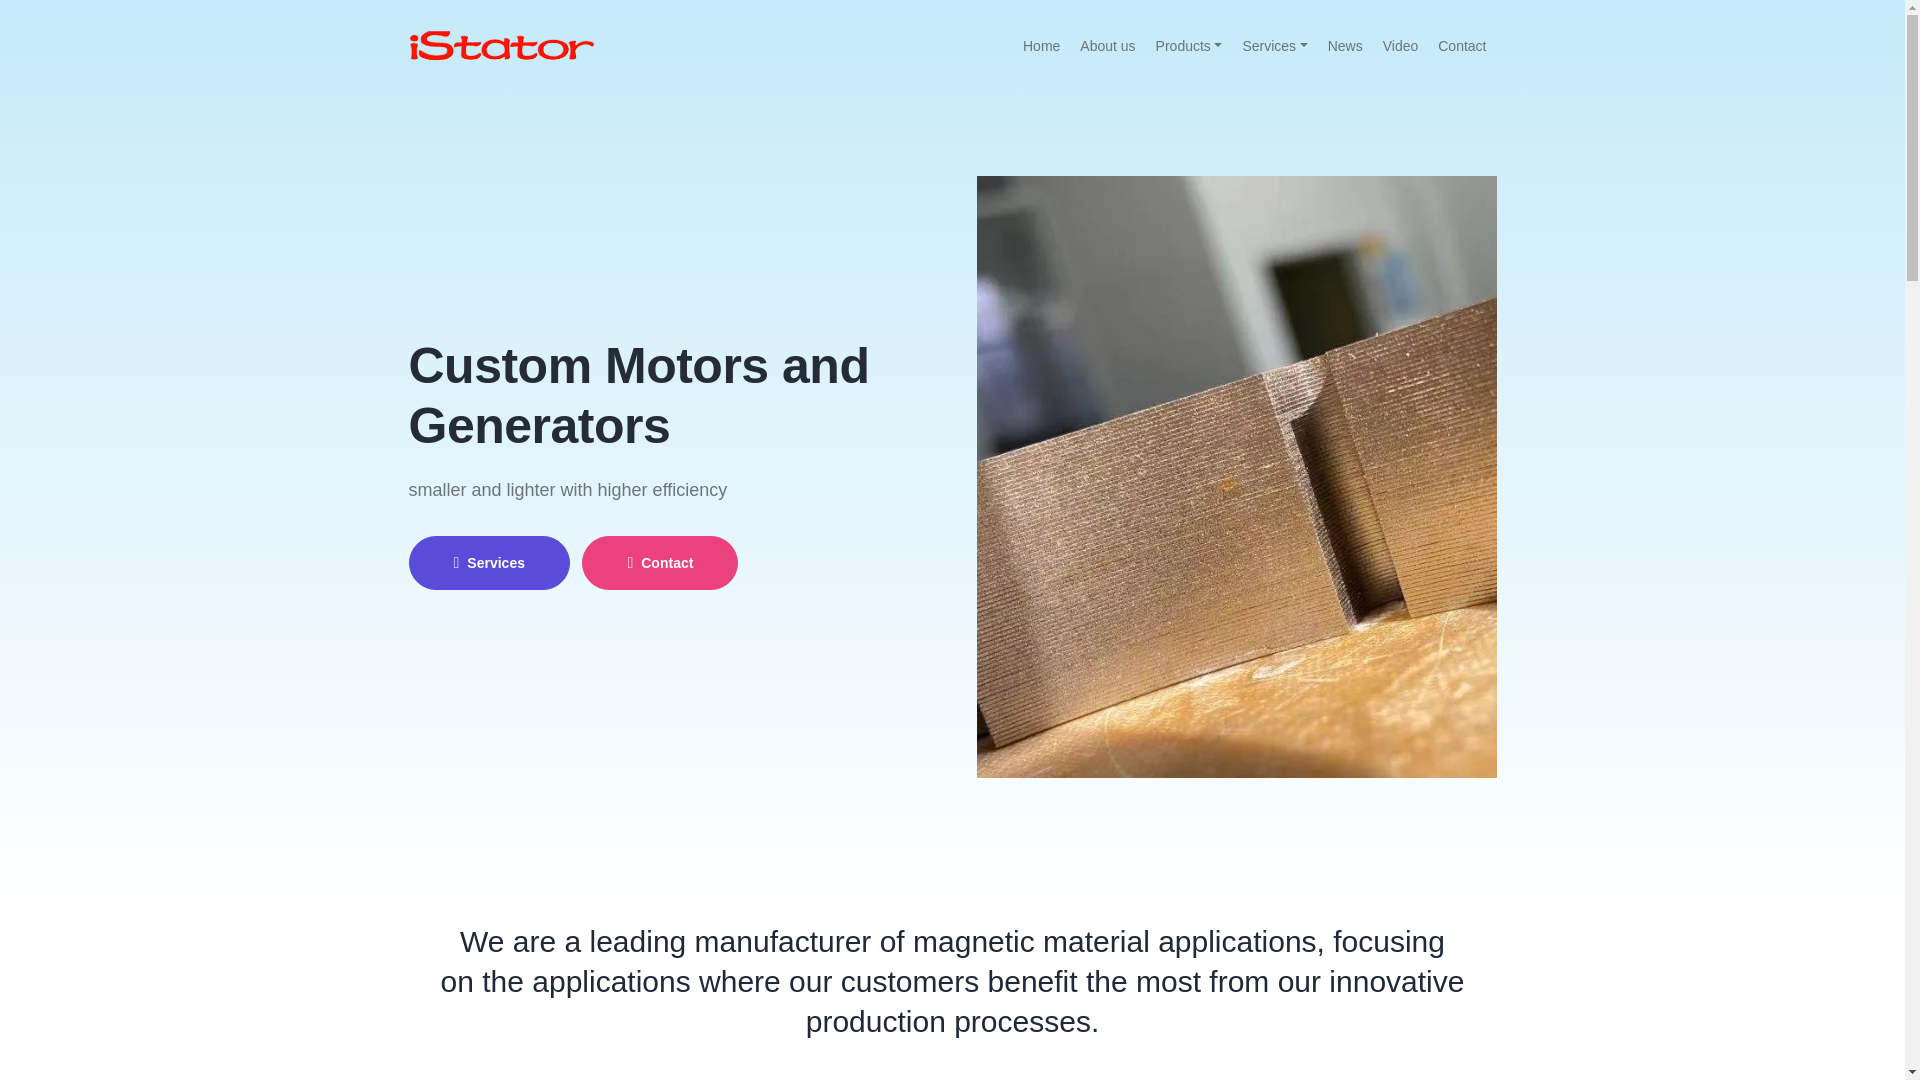 The width and height of the screenshot is (1920, 1080). What do you see at coordinates (1318, 45) in the screenshot?
I see `'News'` at bounding box center [1318, 45].